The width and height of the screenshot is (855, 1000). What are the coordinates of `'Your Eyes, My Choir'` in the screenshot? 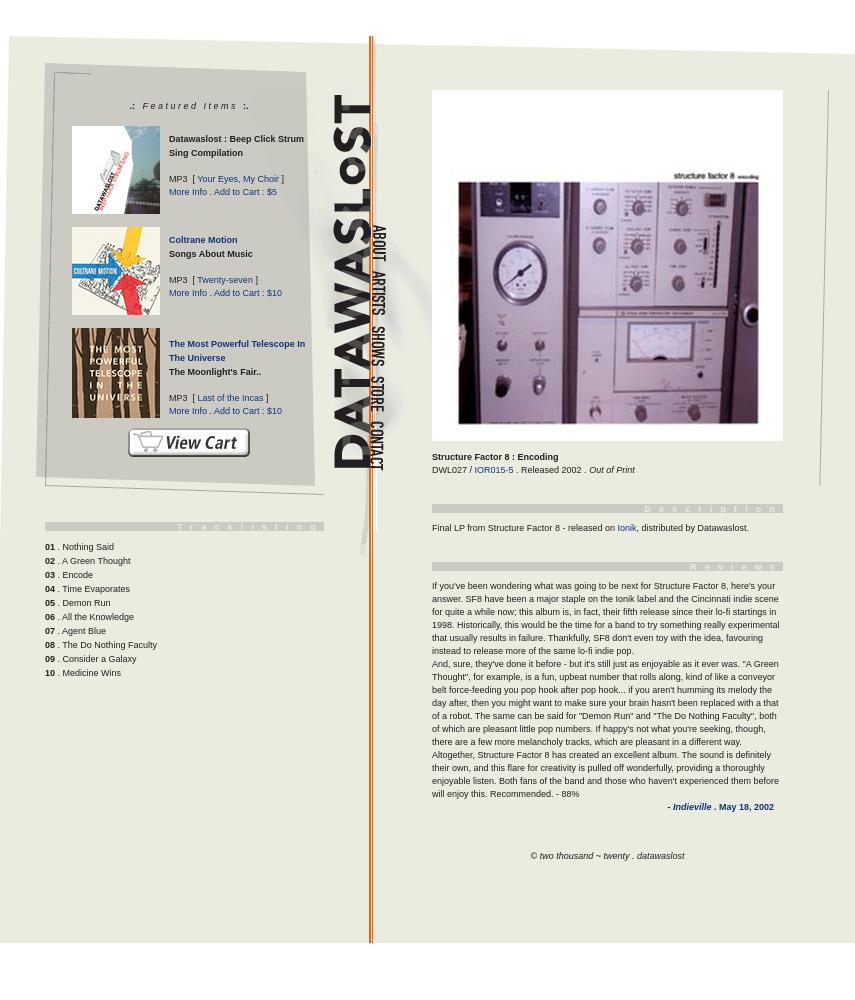 It's located at (237, 179).